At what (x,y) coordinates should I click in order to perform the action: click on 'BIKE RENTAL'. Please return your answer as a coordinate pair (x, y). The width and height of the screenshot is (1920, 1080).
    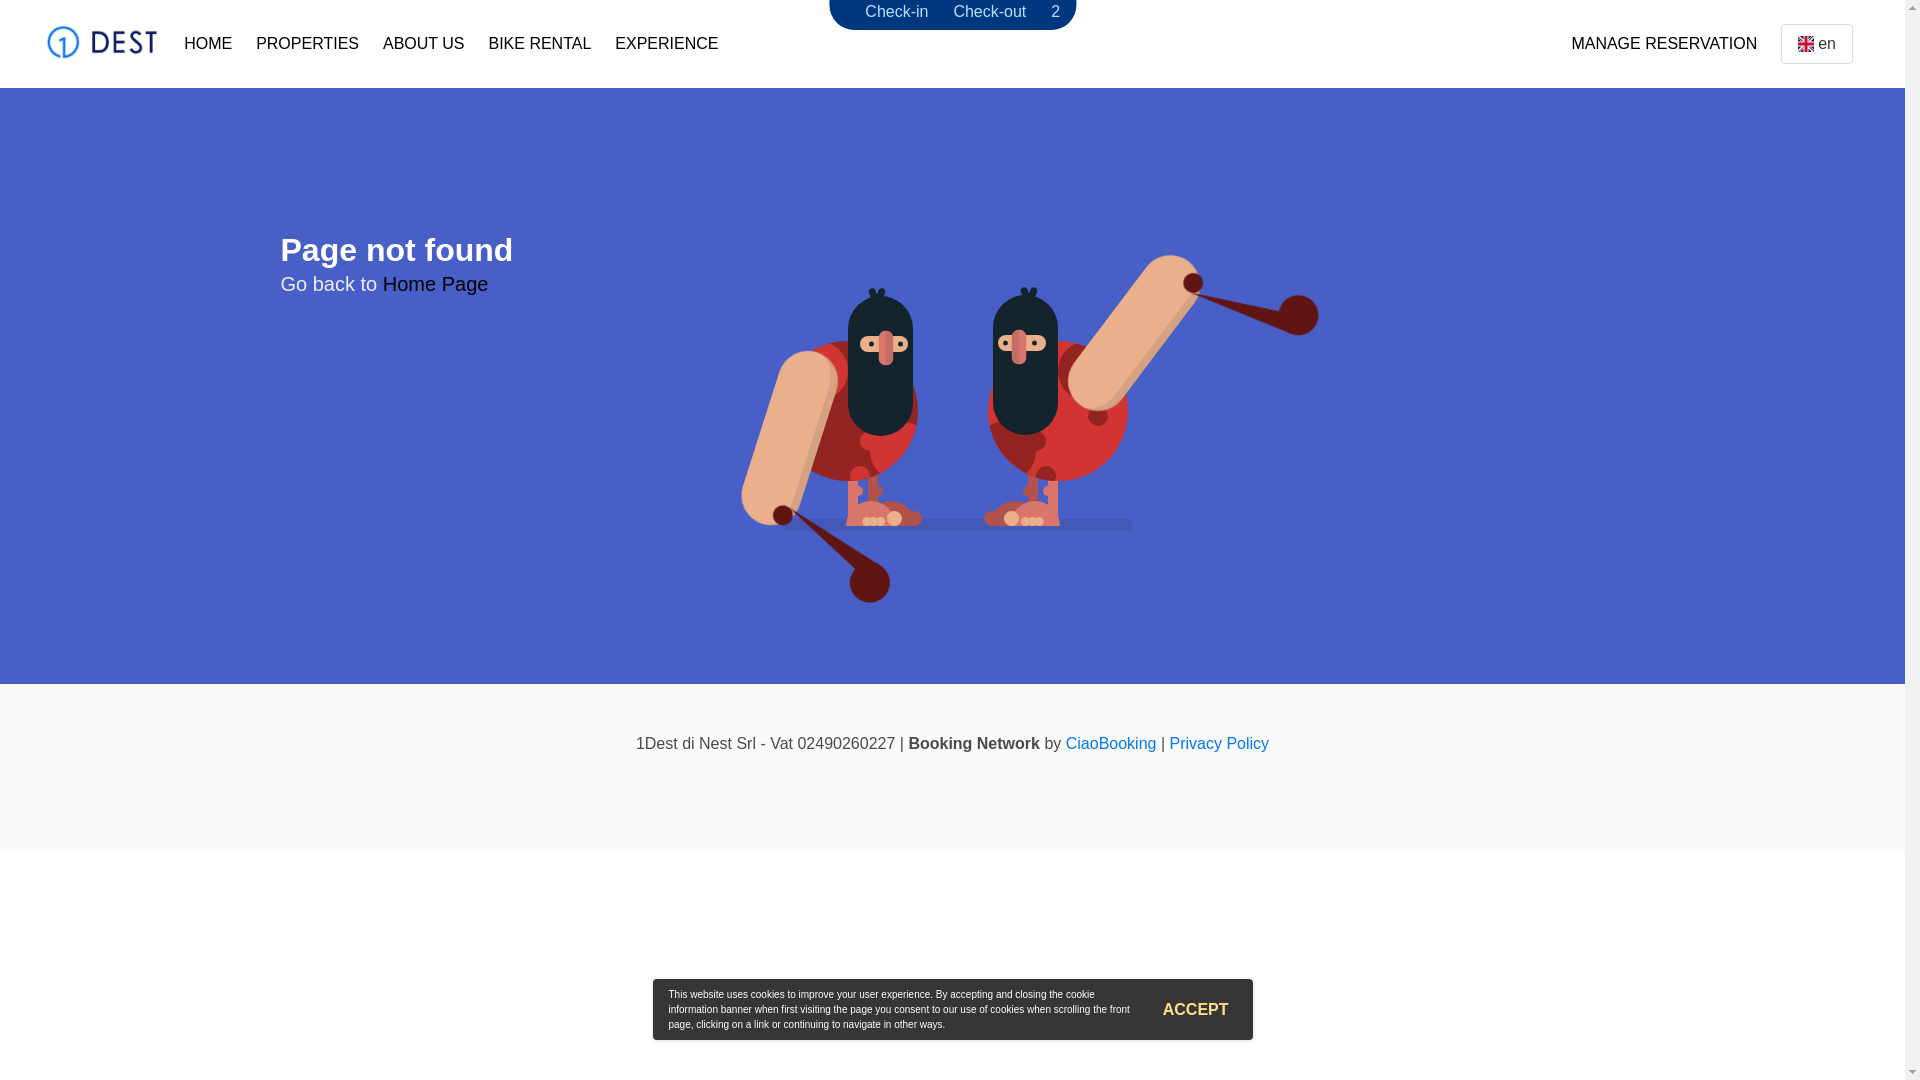
    Looking at the image, I should click on (474, 43).